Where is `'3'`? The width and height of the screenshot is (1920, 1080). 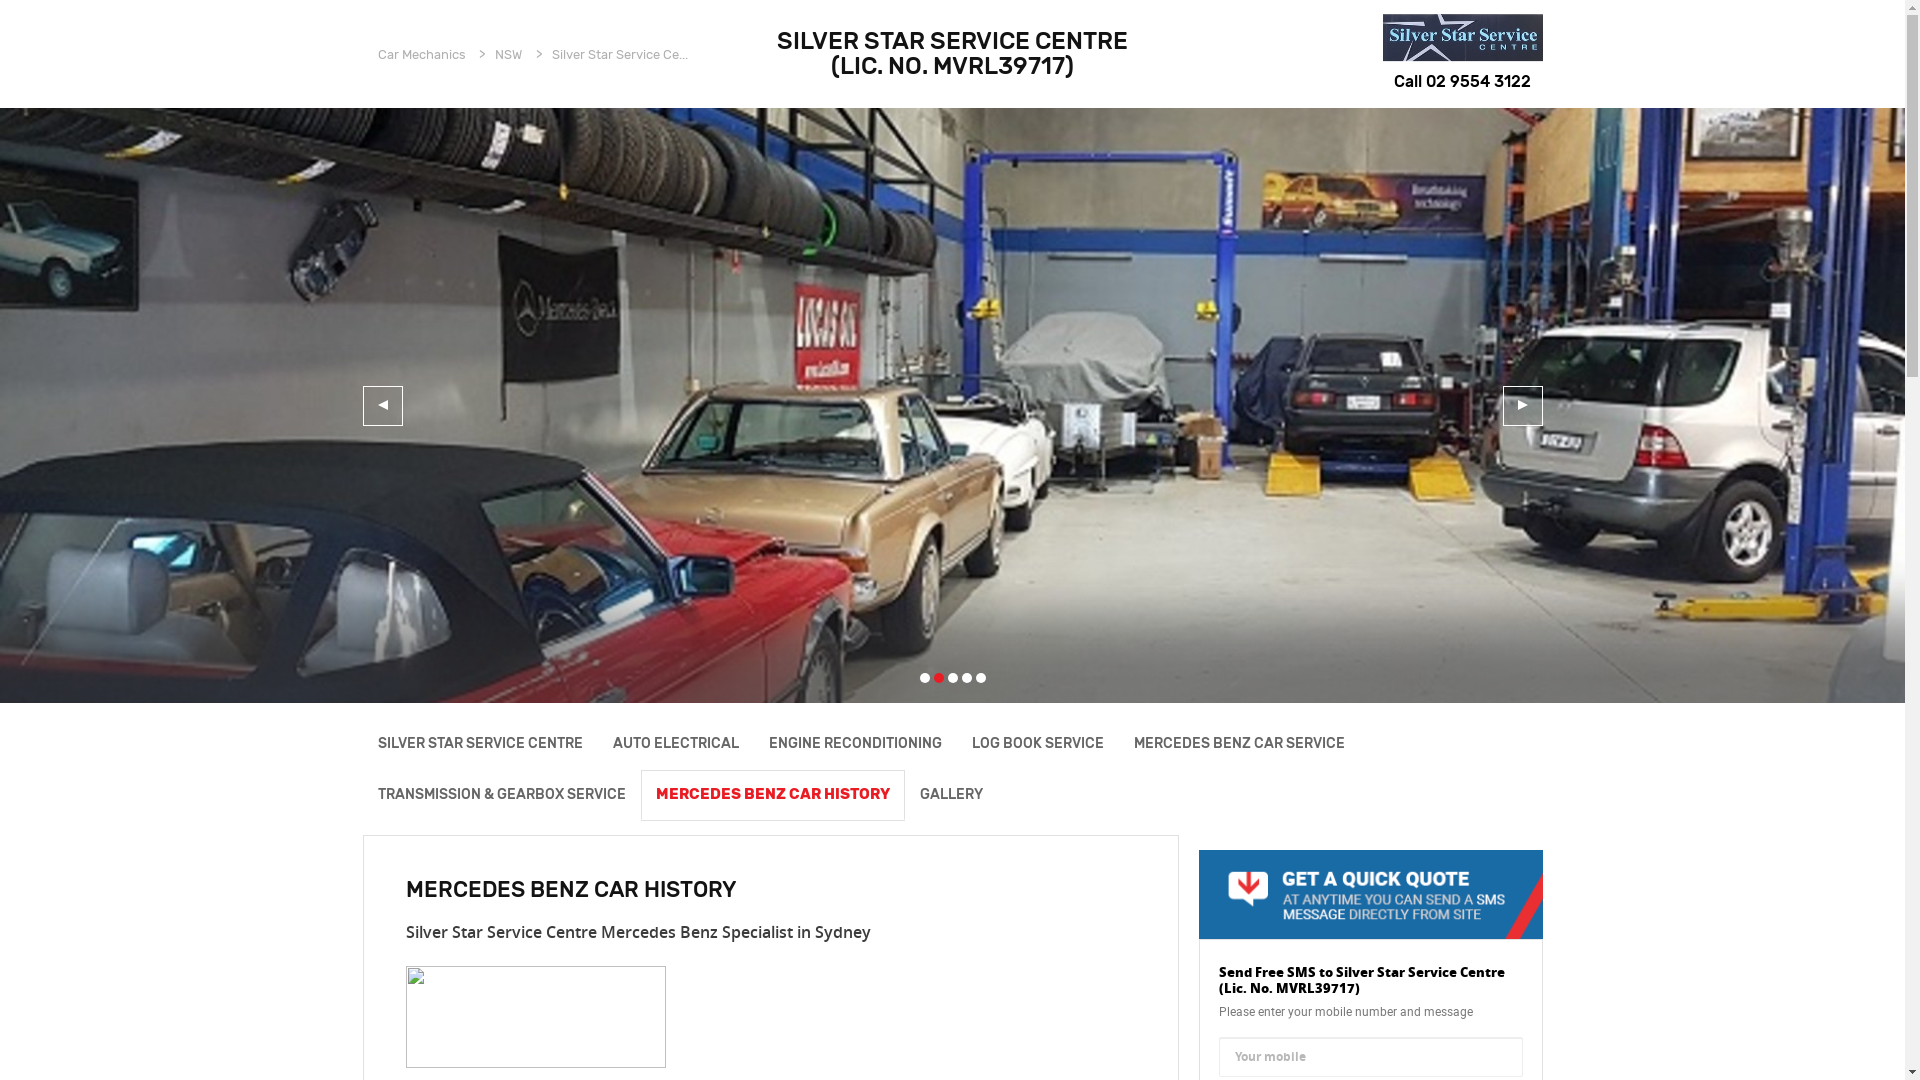 '3' is located at coordinates (952, 677).